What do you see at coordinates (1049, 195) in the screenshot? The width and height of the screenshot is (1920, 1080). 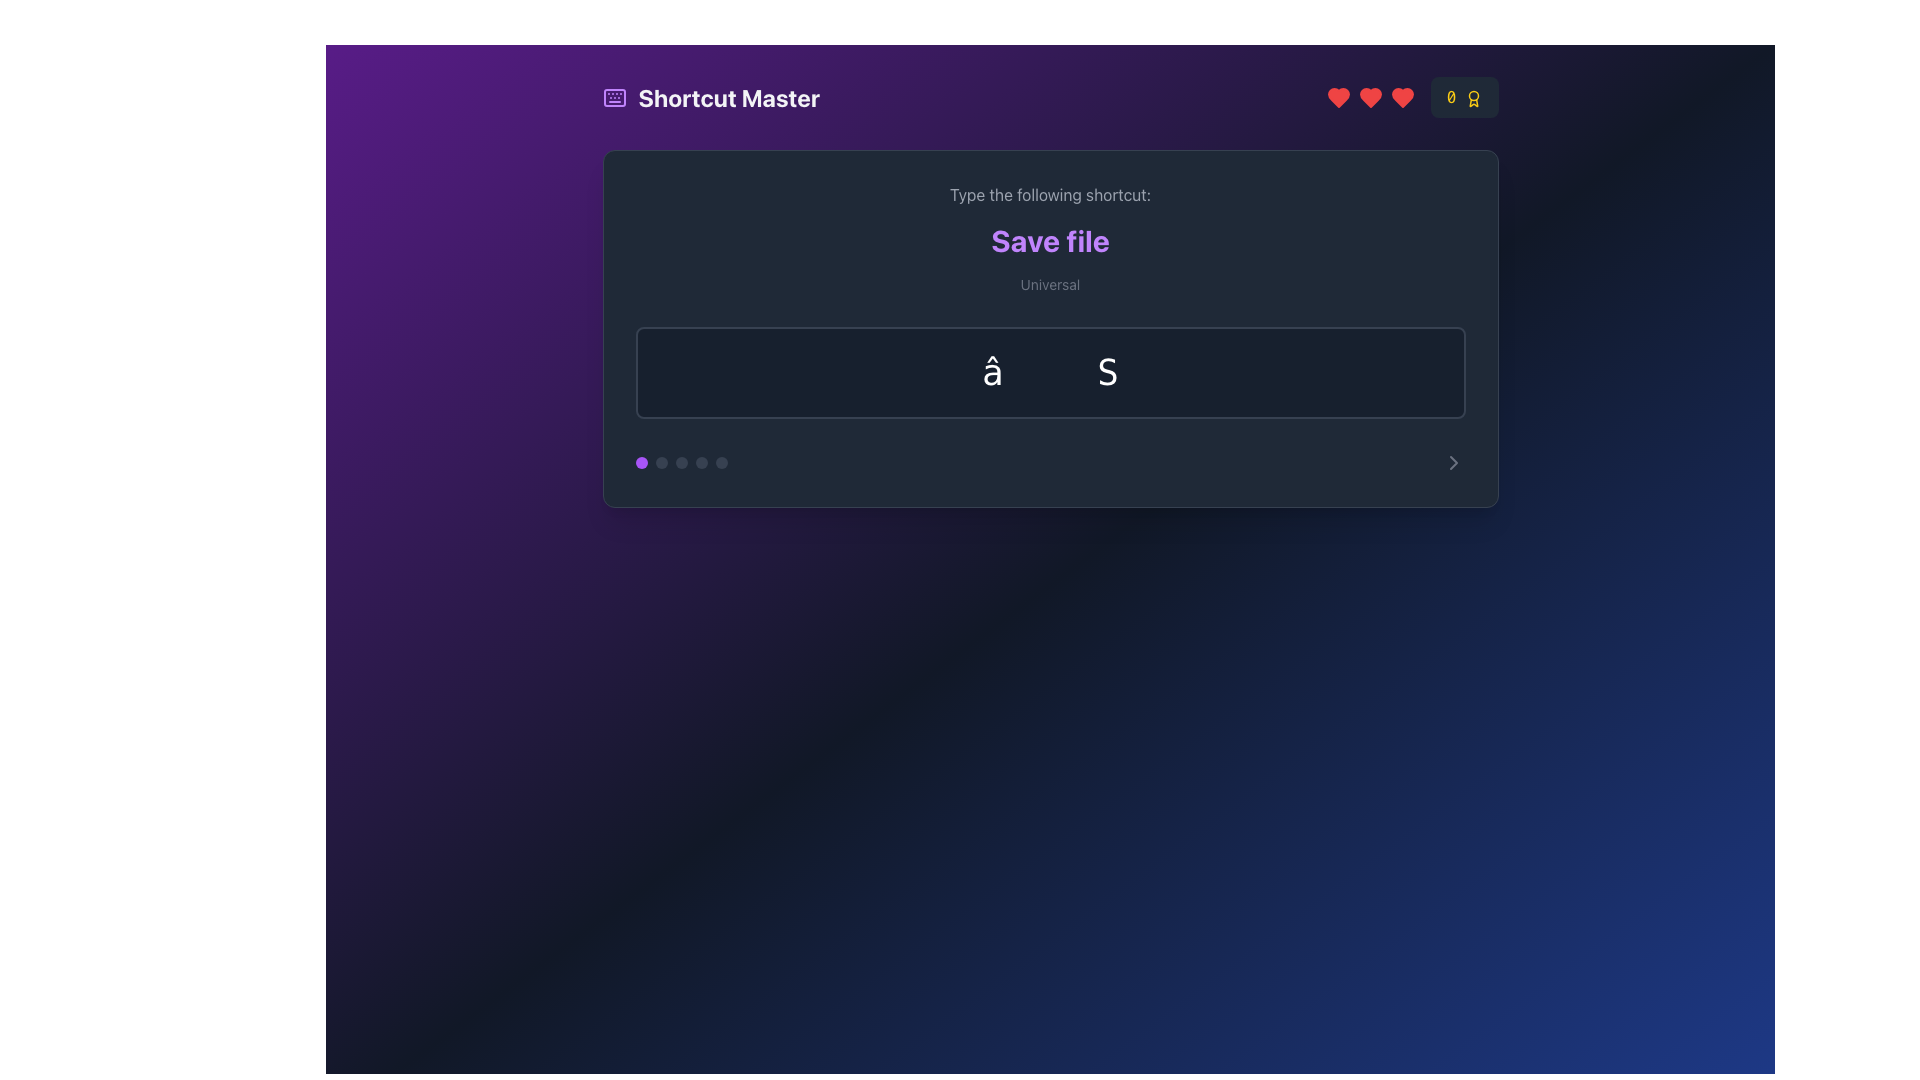 I see `the text label that reads 'Type the following shortcut:', which is positioned at the top center of the section above the 'Save file' header` at bounding box center [1049, 195].